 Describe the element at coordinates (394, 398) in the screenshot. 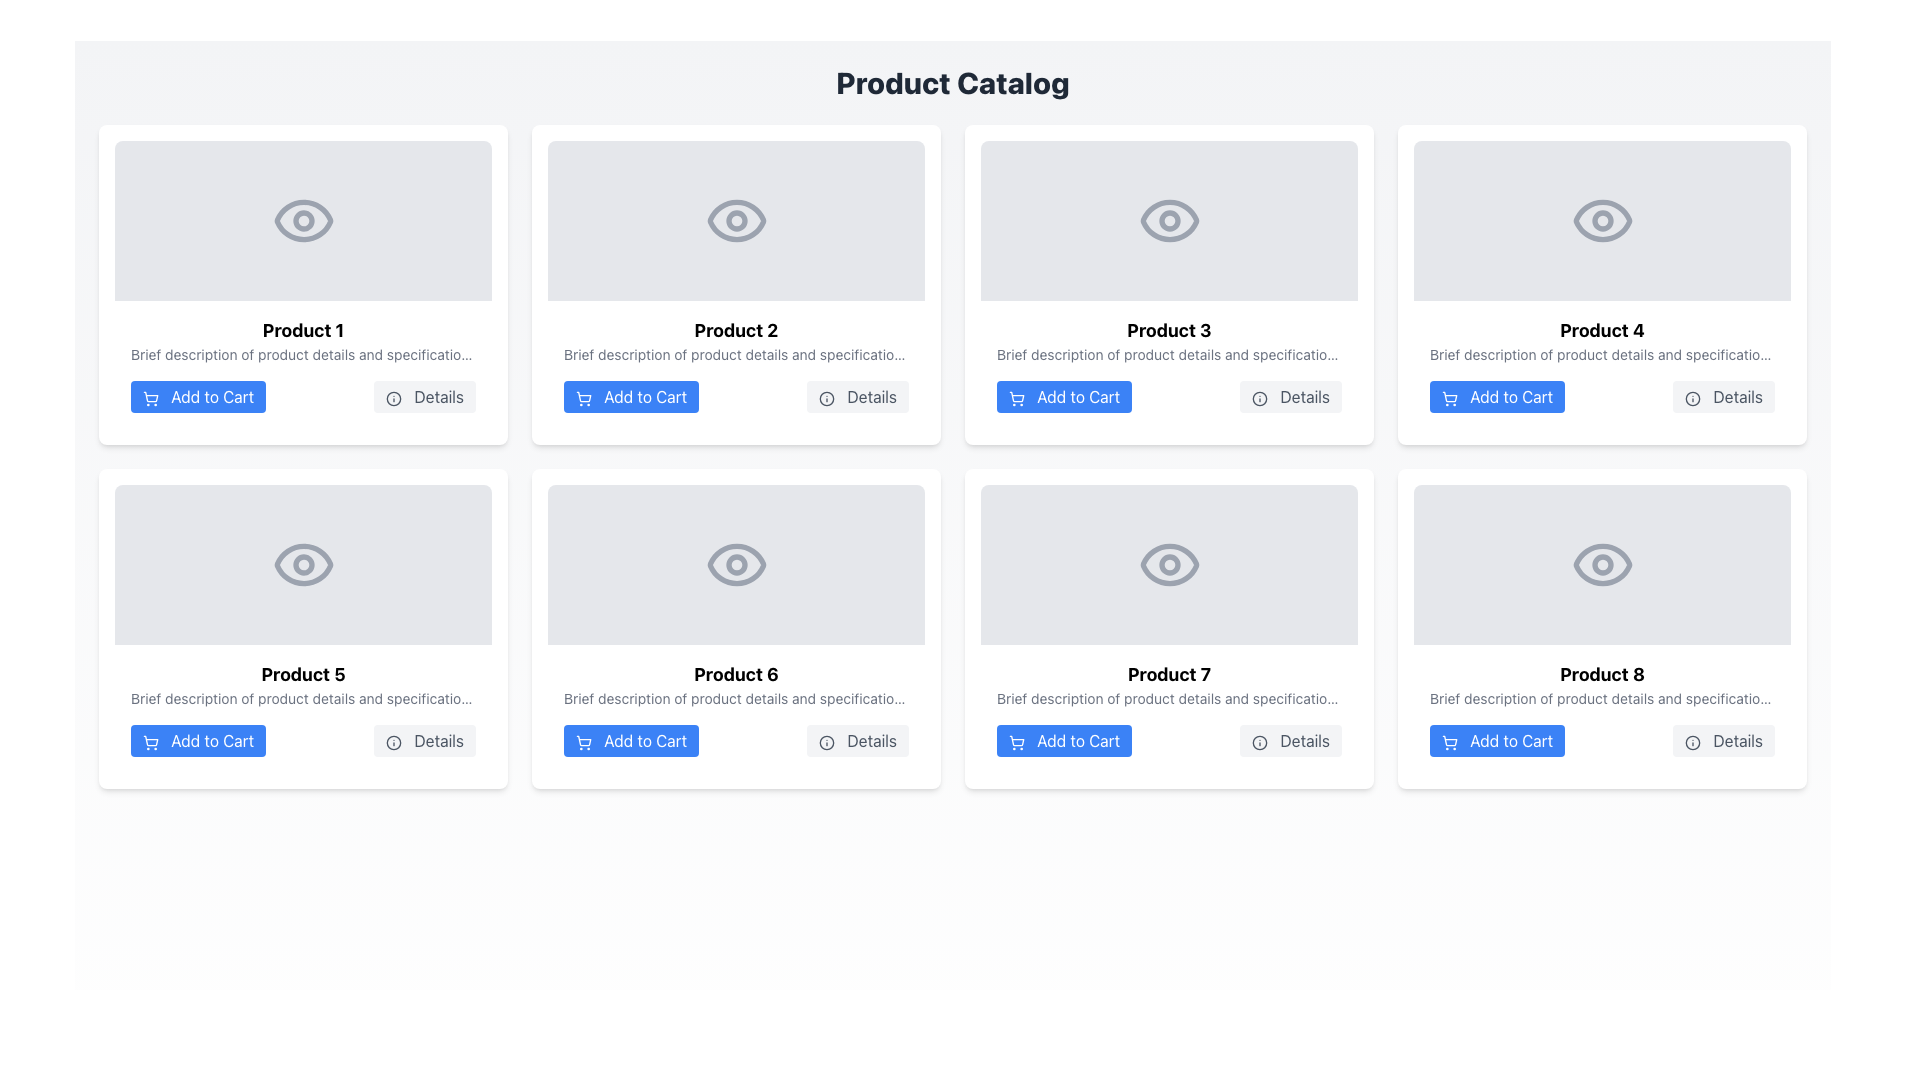

I see `the decorative circle element that is part of the information icon located to the left of the 'Details' button` at that location.